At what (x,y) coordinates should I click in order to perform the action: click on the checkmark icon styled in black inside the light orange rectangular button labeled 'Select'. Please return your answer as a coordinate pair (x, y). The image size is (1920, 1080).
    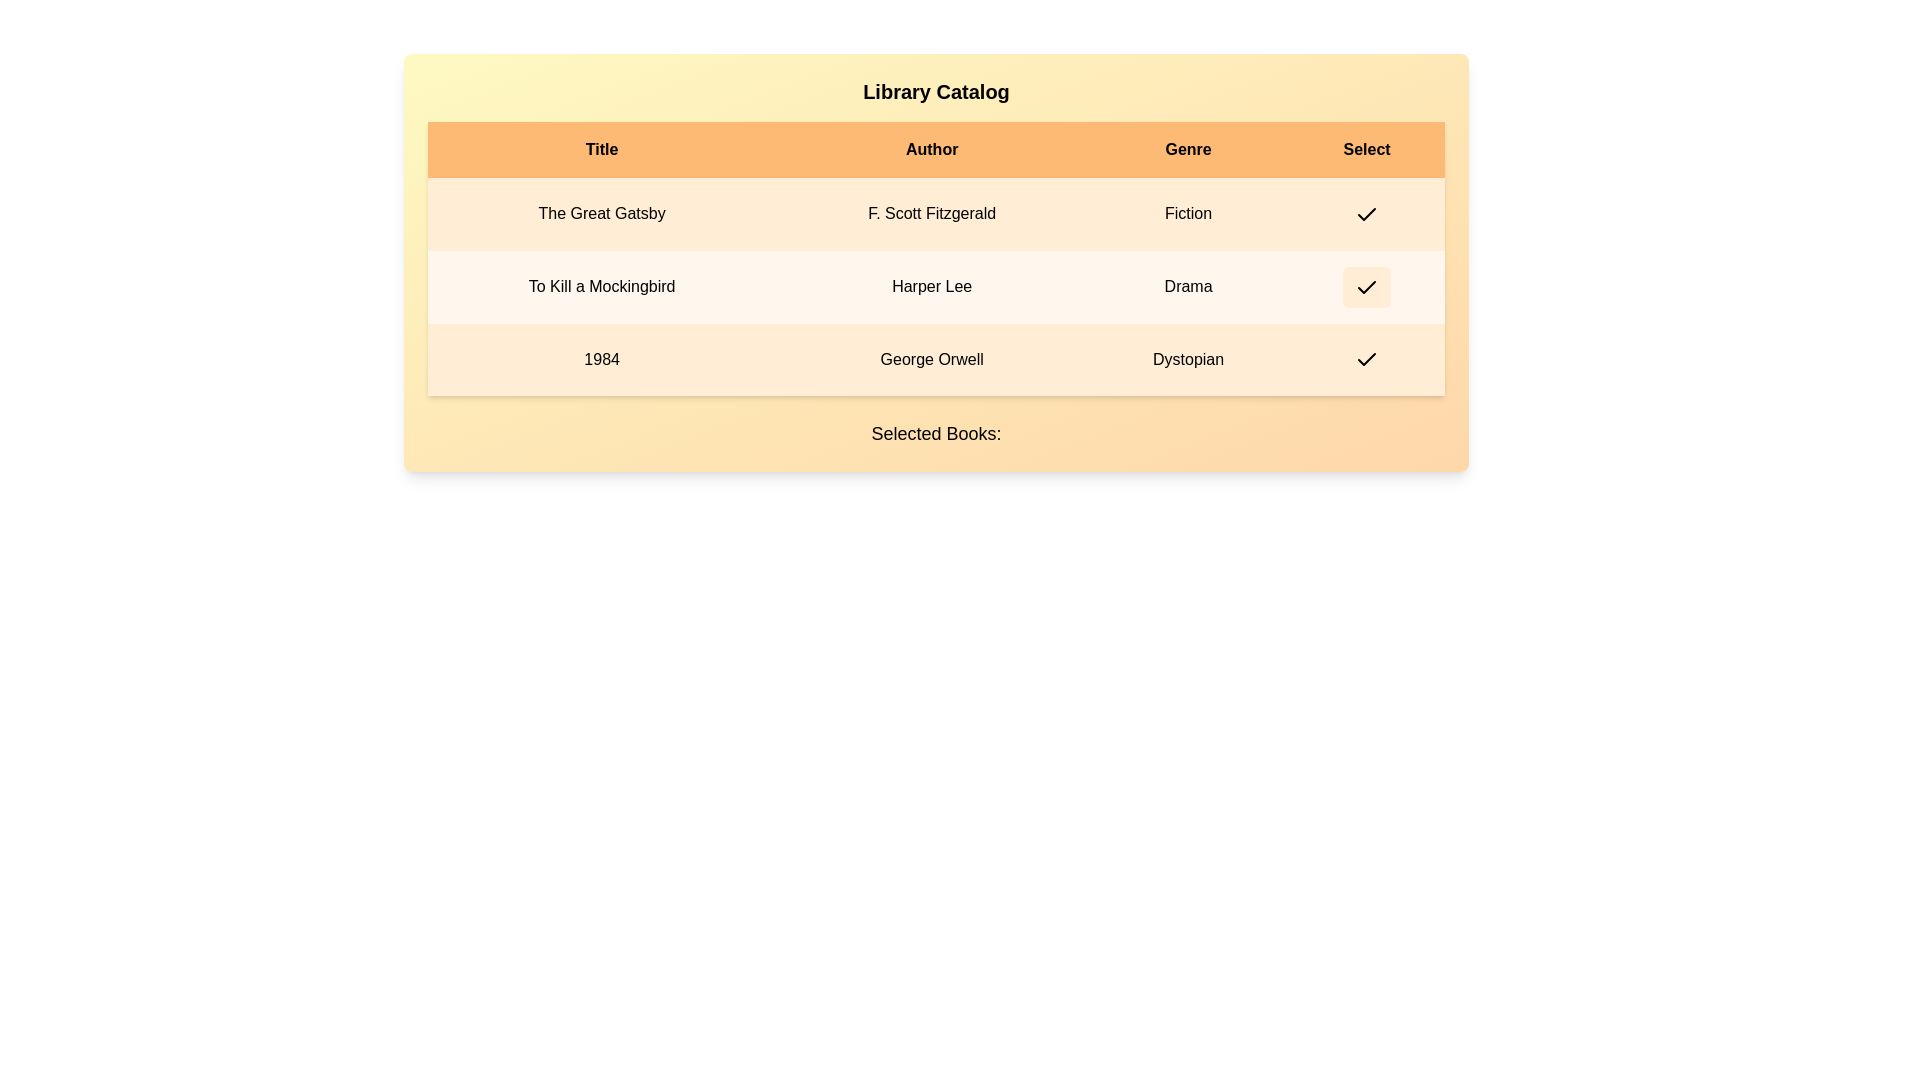
    Looking at the image, I should click on (1366, 214).